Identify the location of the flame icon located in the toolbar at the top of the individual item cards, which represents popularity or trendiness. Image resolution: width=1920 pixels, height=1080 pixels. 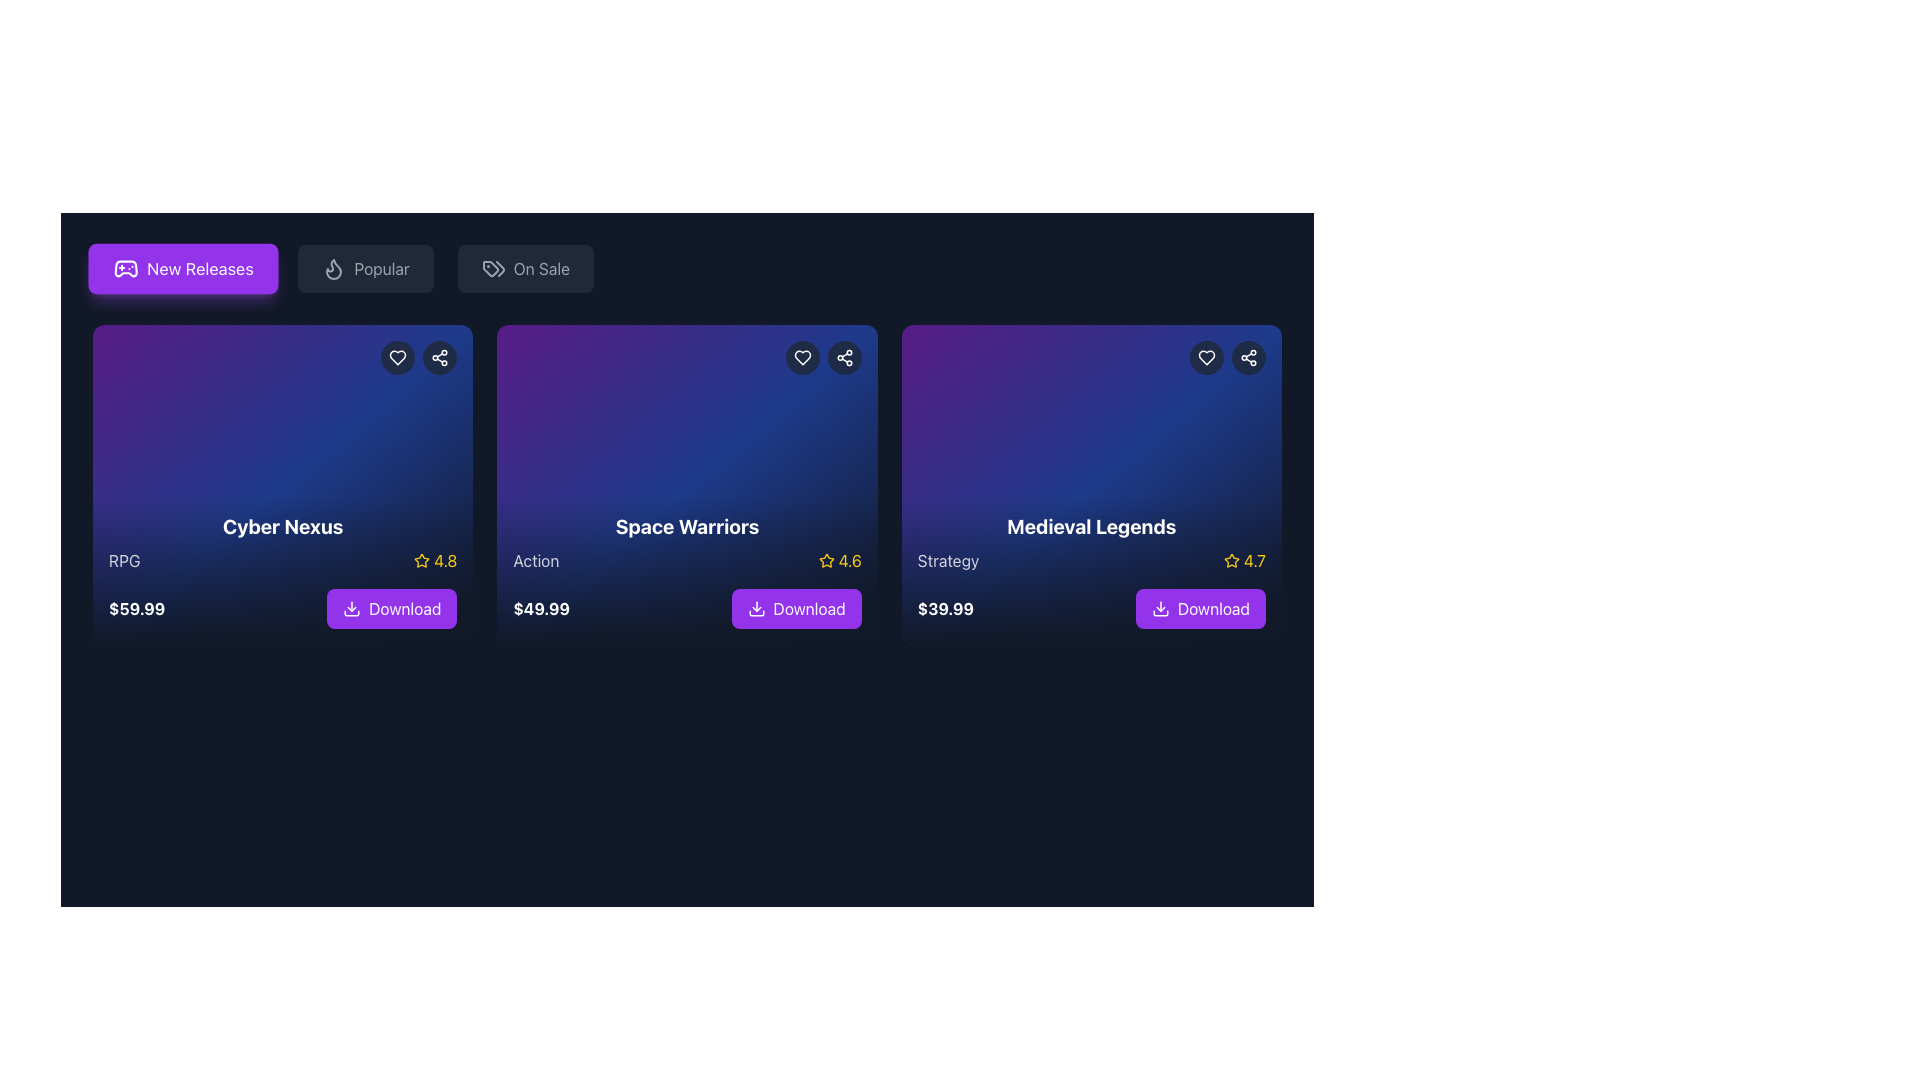
(334, 268).